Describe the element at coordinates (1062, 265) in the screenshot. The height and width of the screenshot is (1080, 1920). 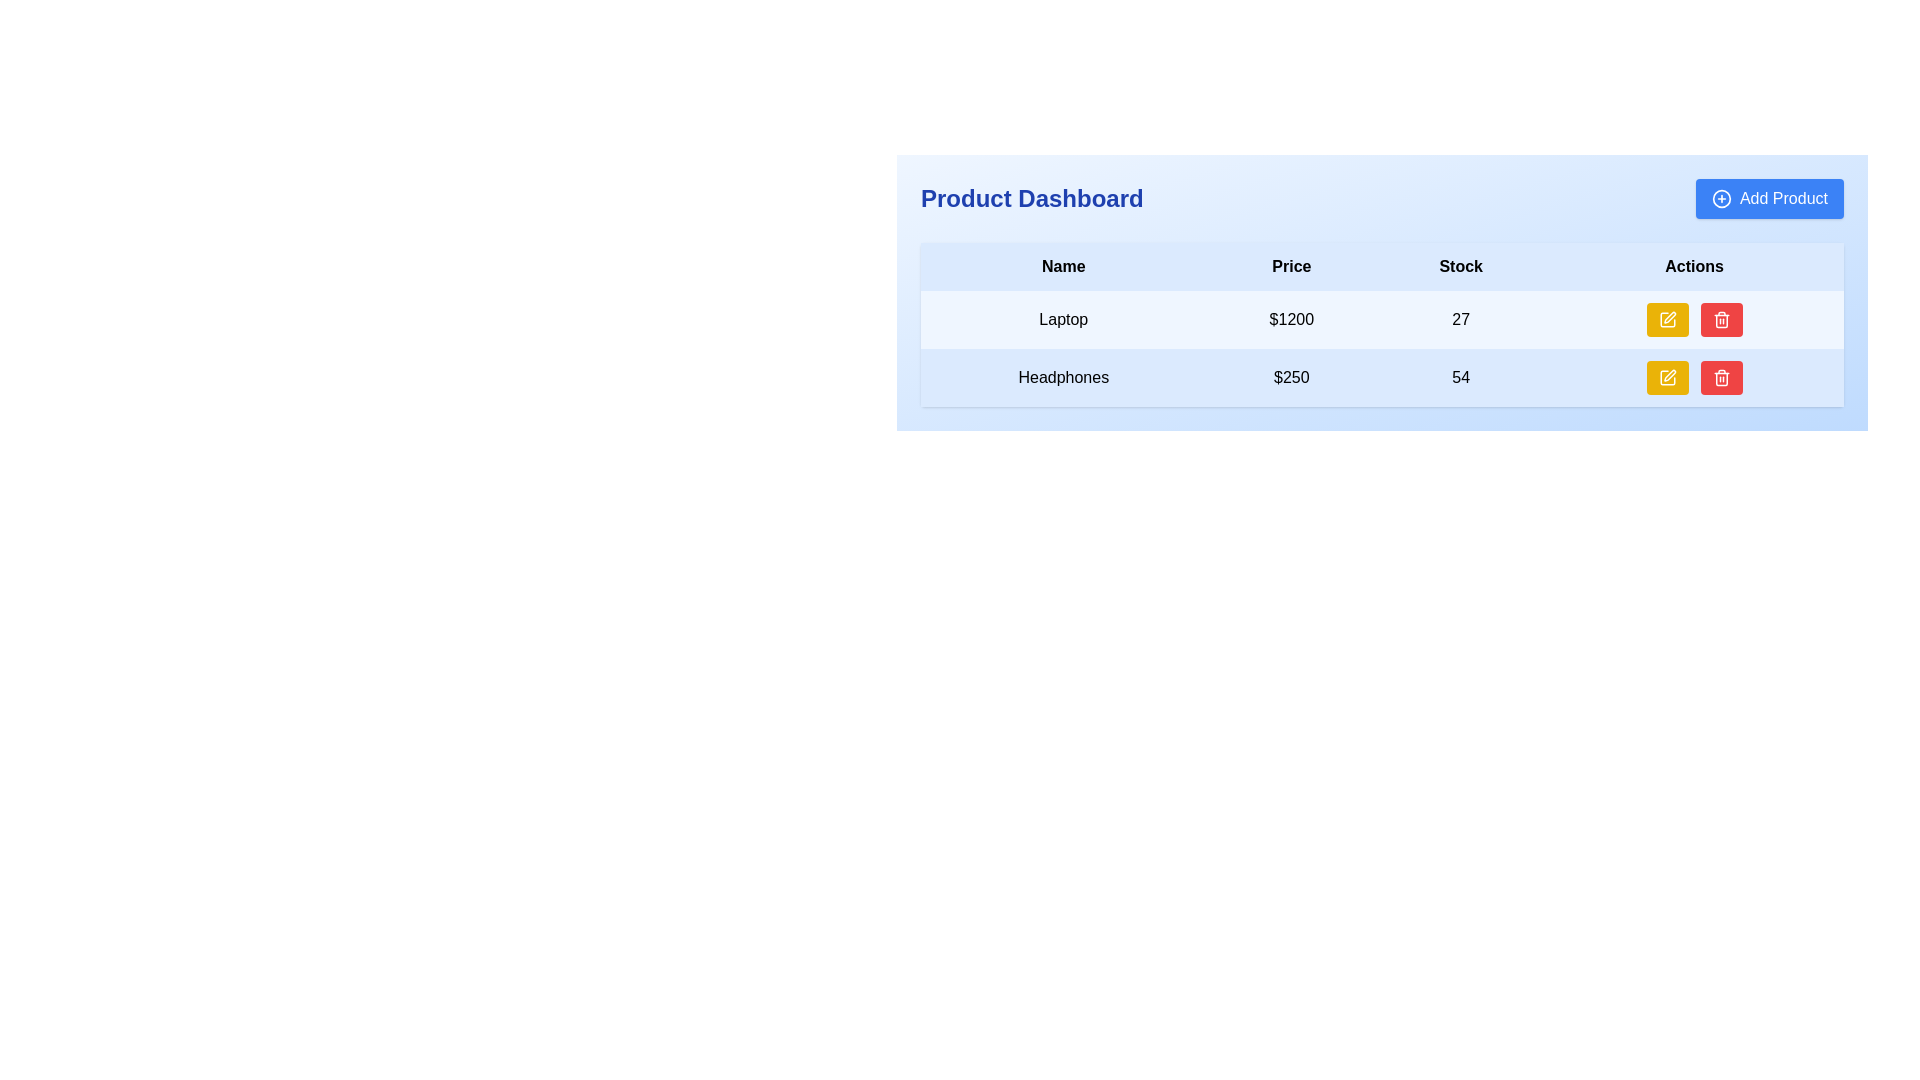
I see `the 'Name' table header located at the upper left of the table` at that location.